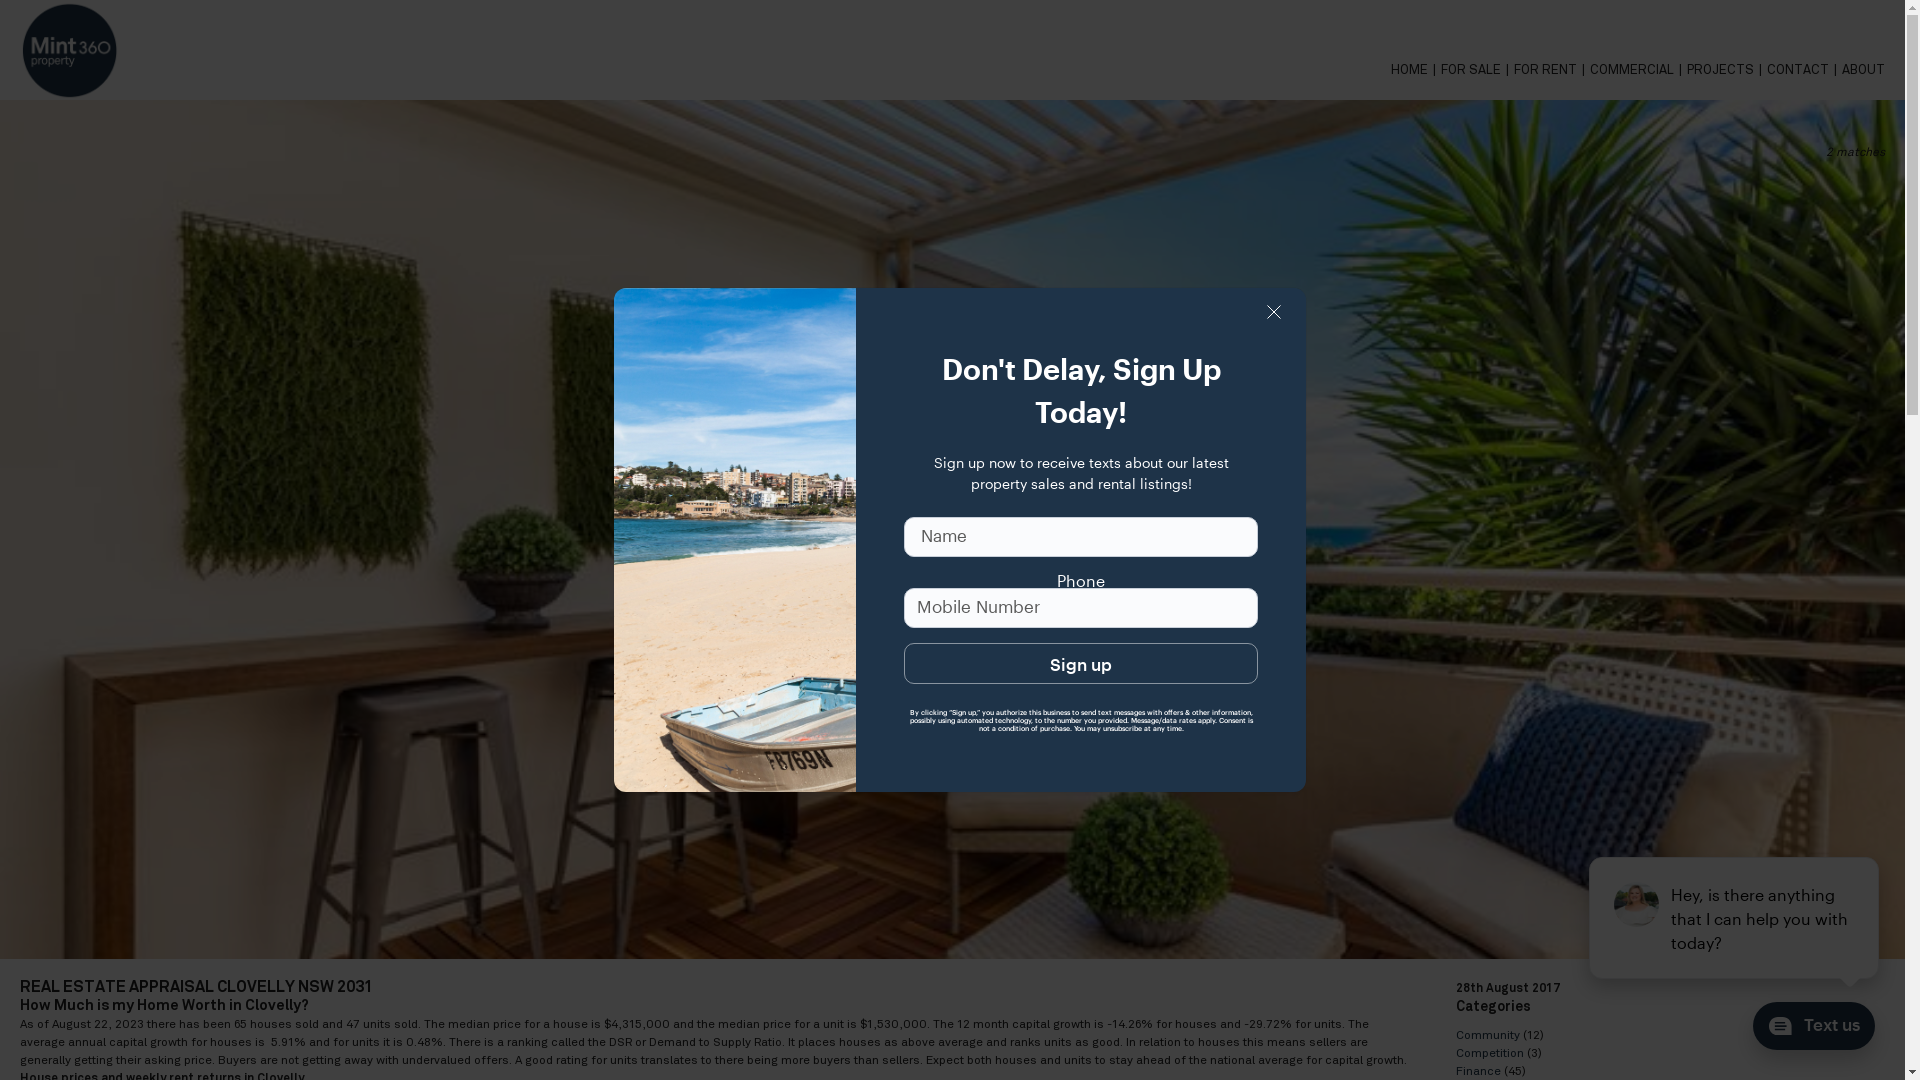 The height and width of the screenshot is (1080, 1920). What do you see at coordinates (1550, 68) in the screenshot?
I see `'FOR RENT'` at bounding box center [1550, 68].